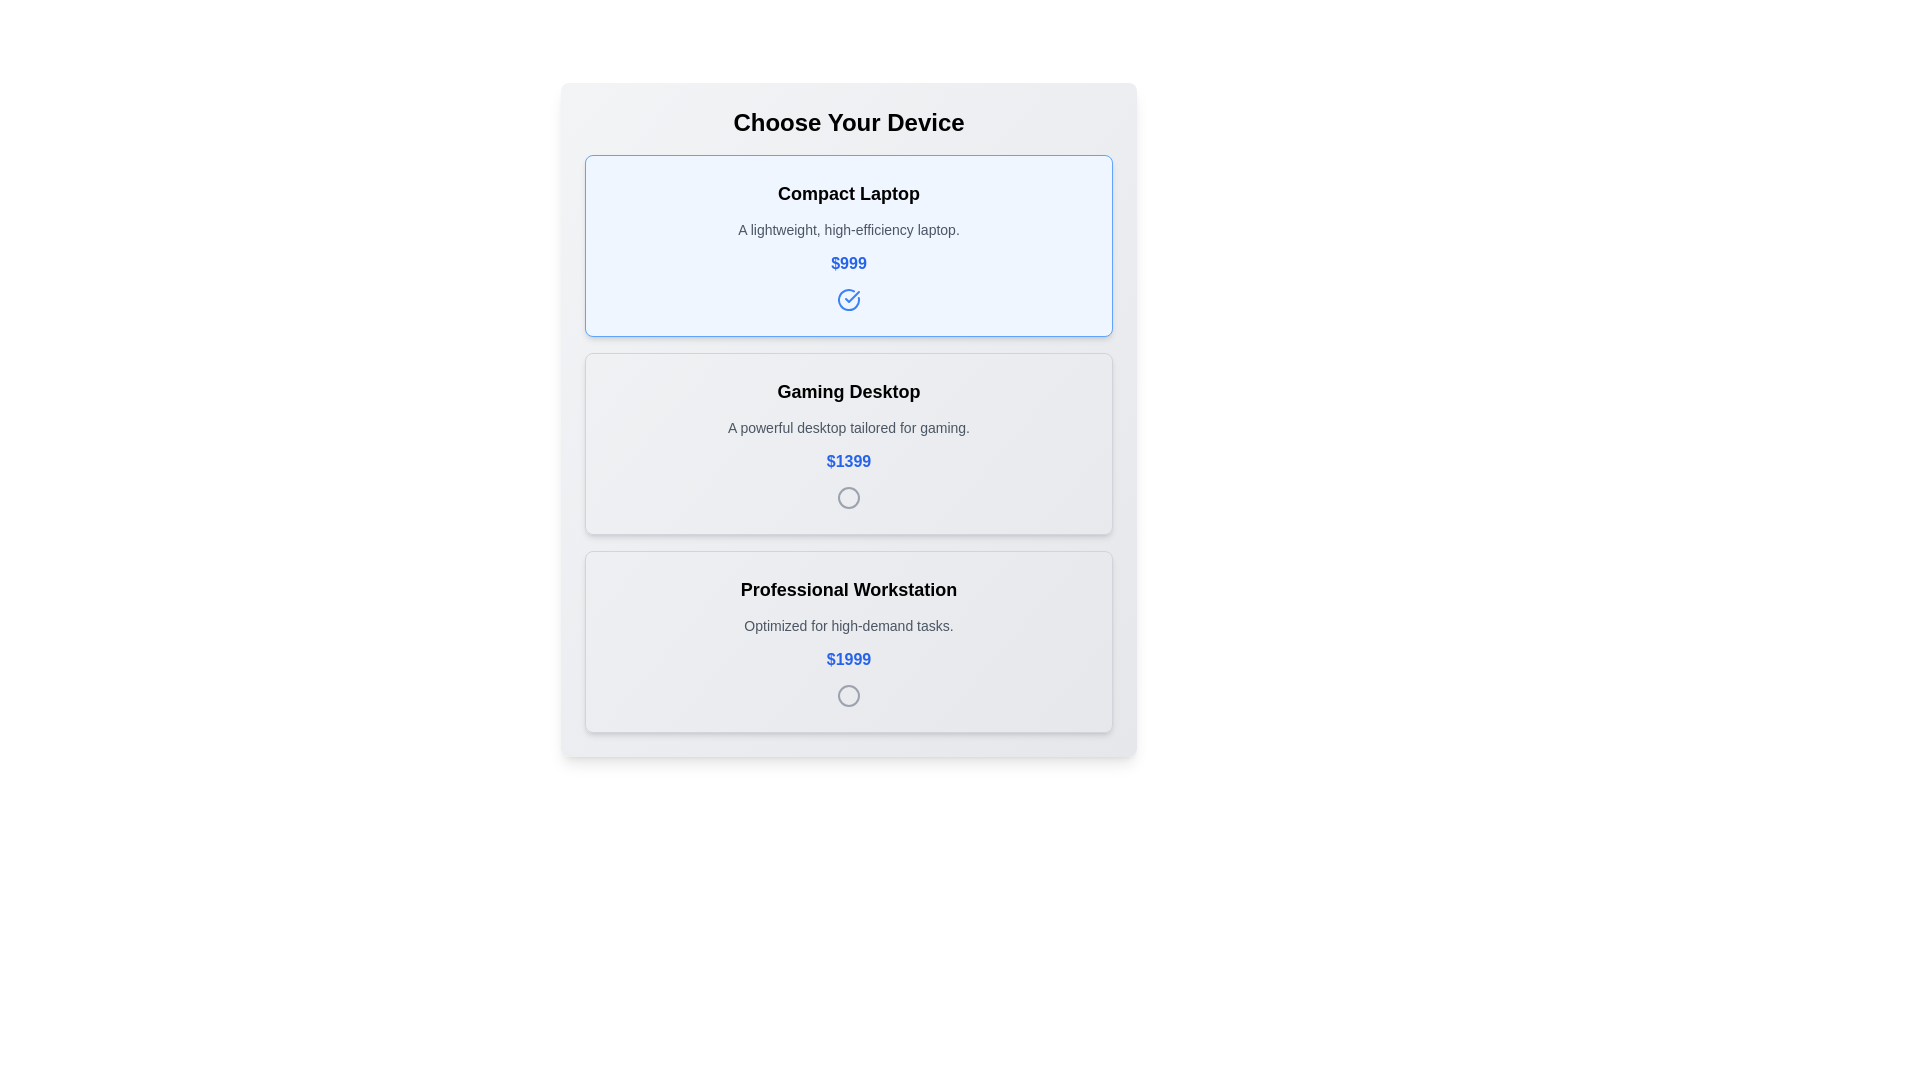 This screenshot has width=1920, height=1080. What do you see at coordinates (849, 694) in the screenshot?
I see `the unselected radio button located in the 'Professional Workstation' section` at bounding box center [849, 694].